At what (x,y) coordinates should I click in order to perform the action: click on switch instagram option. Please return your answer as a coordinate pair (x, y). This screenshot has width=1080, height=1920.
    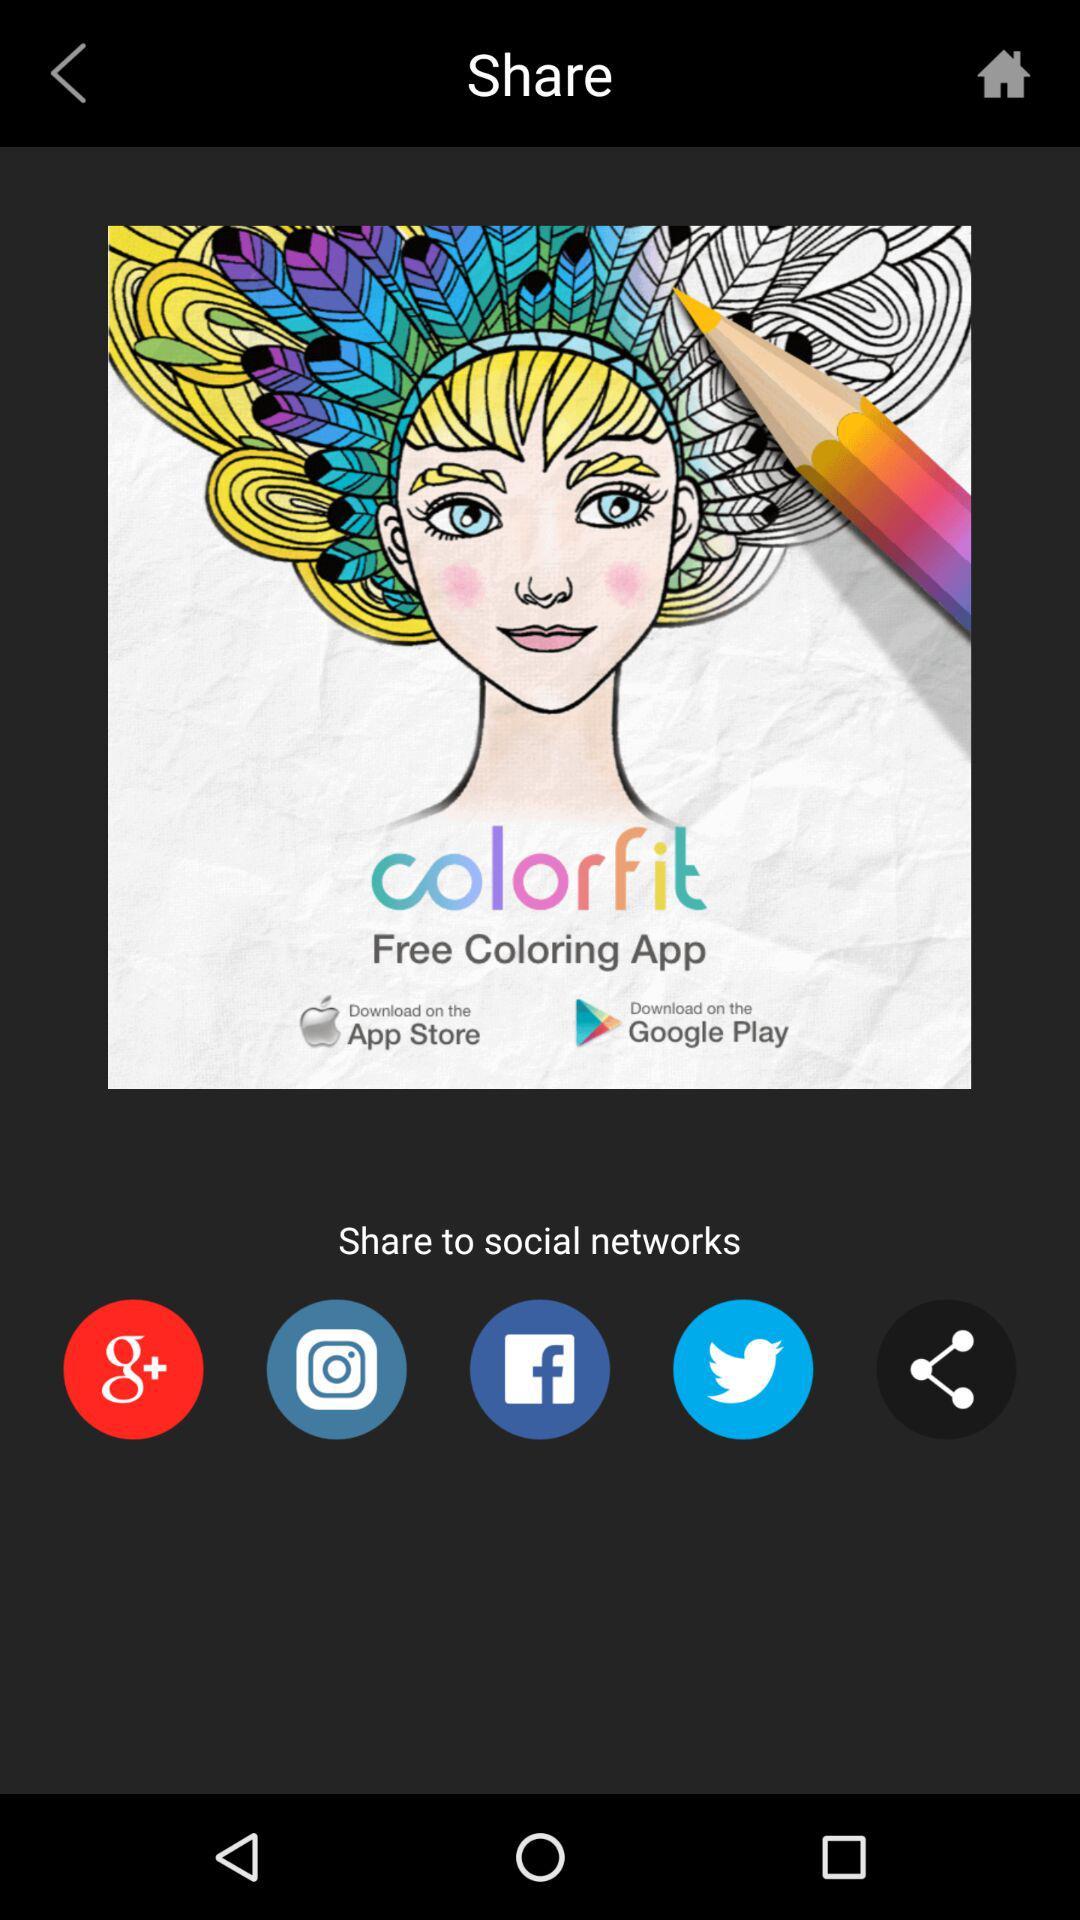
    Looking at the image, I should click on (335, 1368).